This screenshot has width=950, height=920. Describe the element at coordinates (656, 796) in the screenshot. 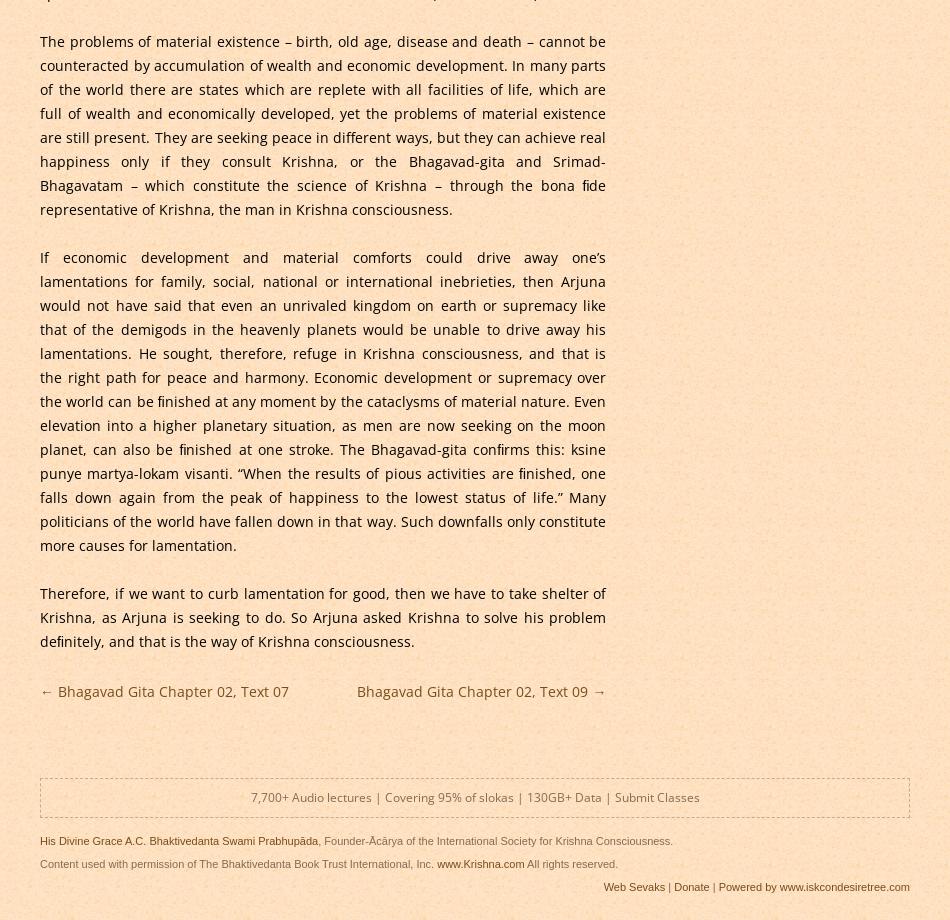

I see `'Submit Classes'` at that location.